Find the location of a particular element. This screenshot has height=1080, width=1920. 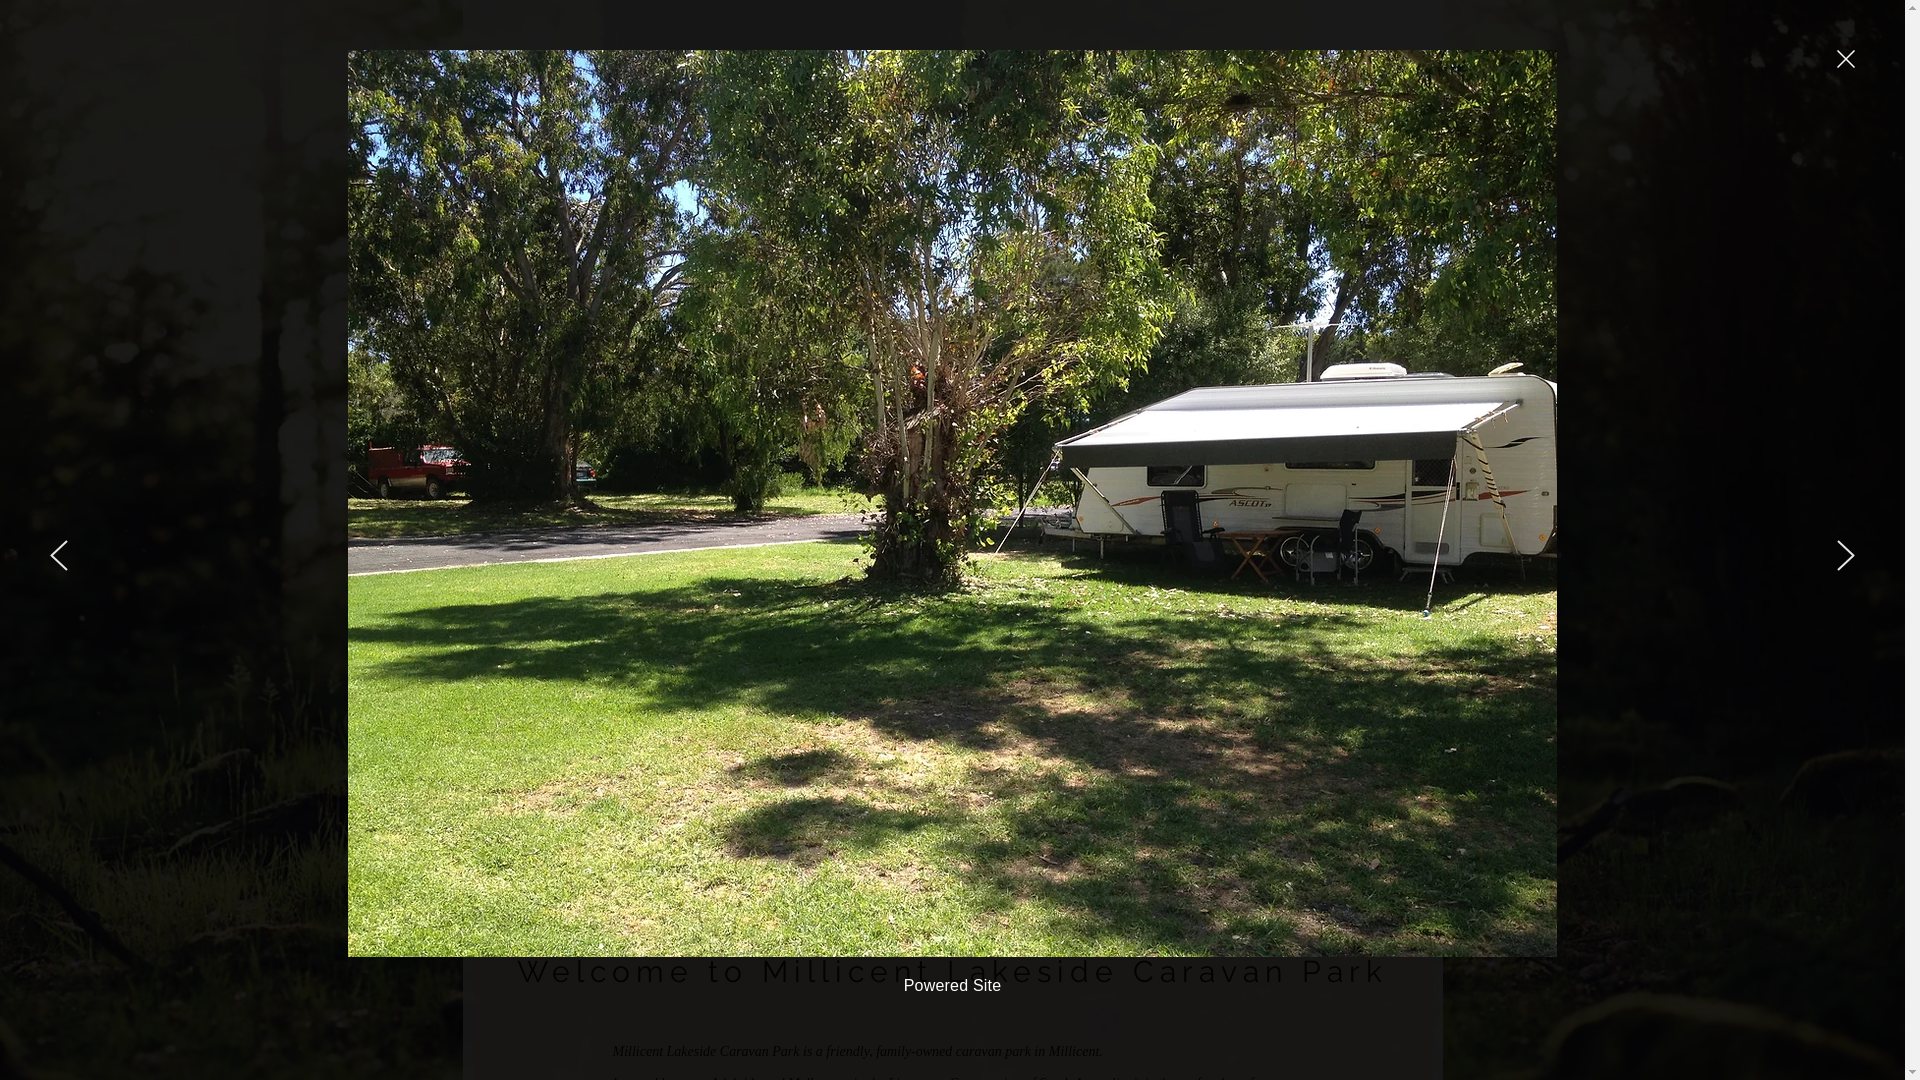

'HOME' is located at coordinates (875, 299).